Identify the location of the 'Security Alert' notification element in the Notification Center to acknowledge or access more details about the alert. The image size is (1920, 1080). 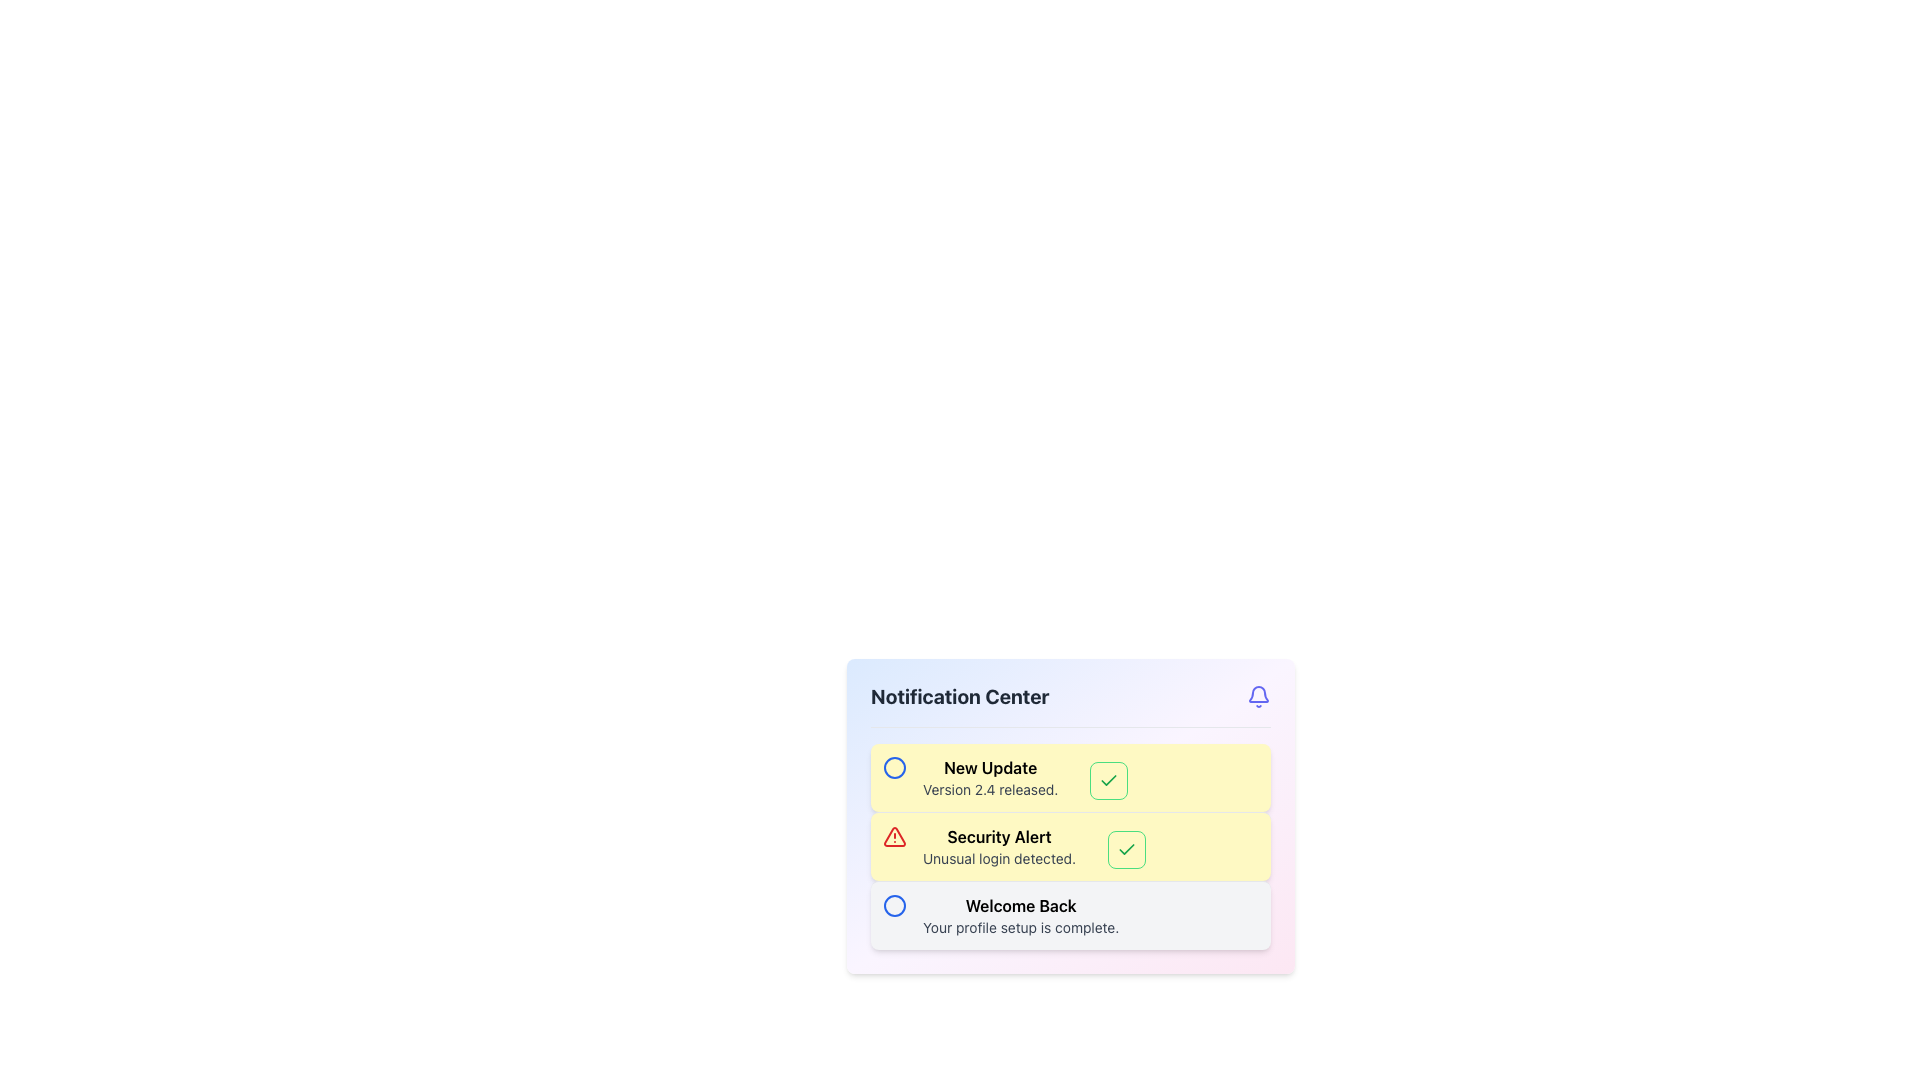
(999, 847).